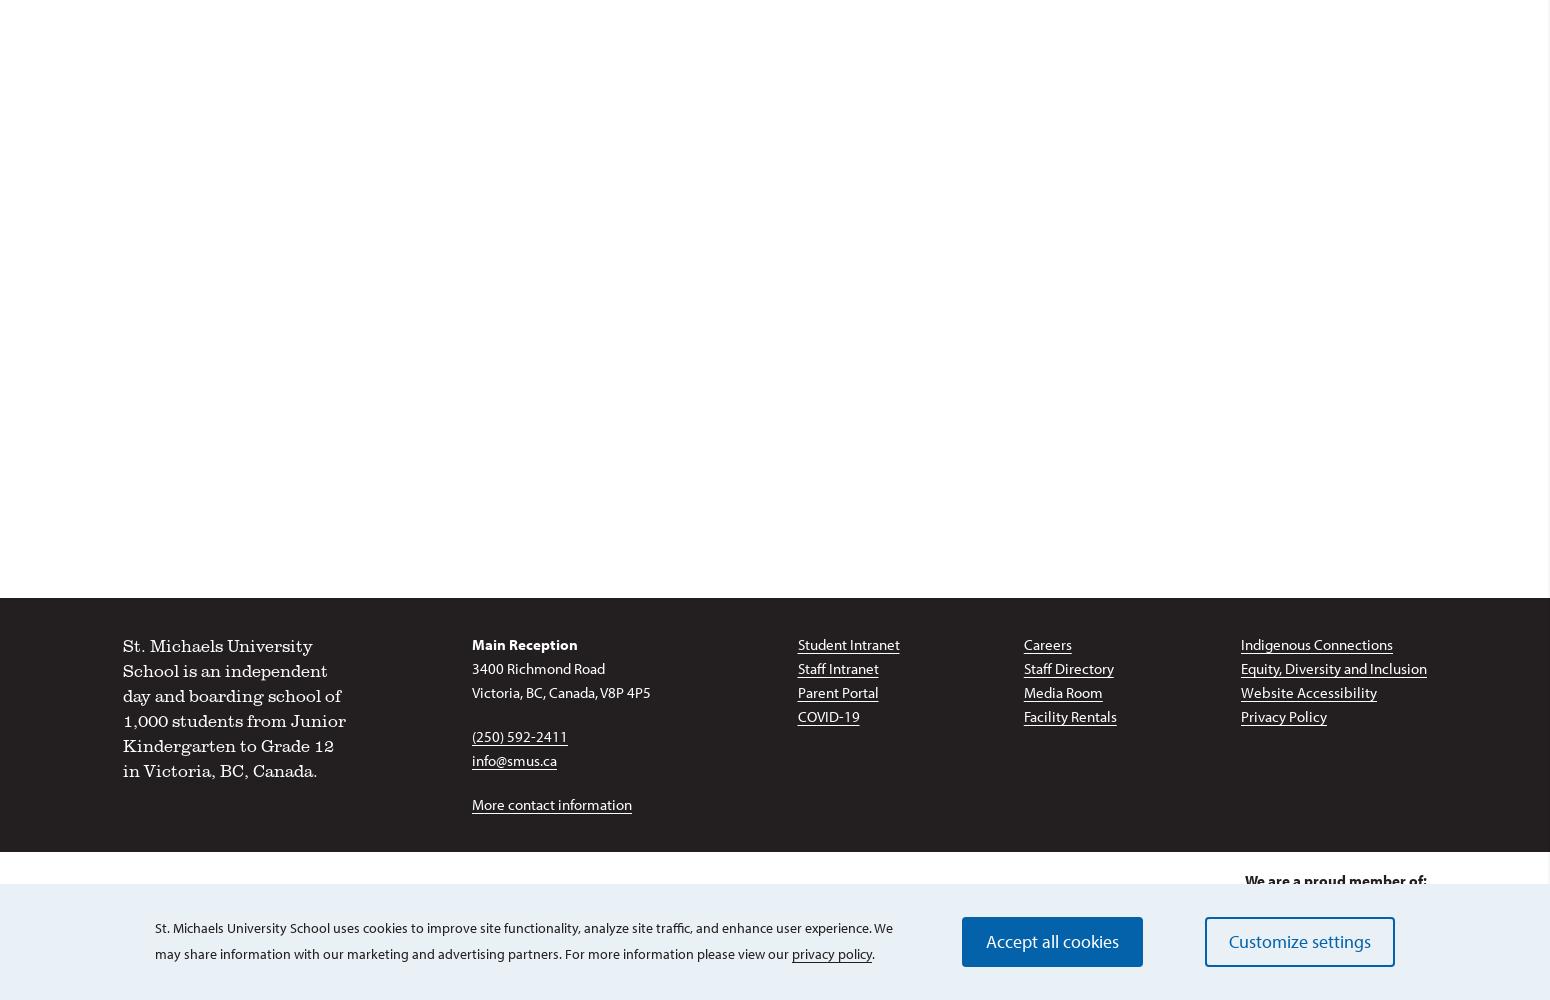  What do you see at coordinates (1062, 691) in the screenshot?
I see `'Media Room'` at bounding box center [1062, 691].